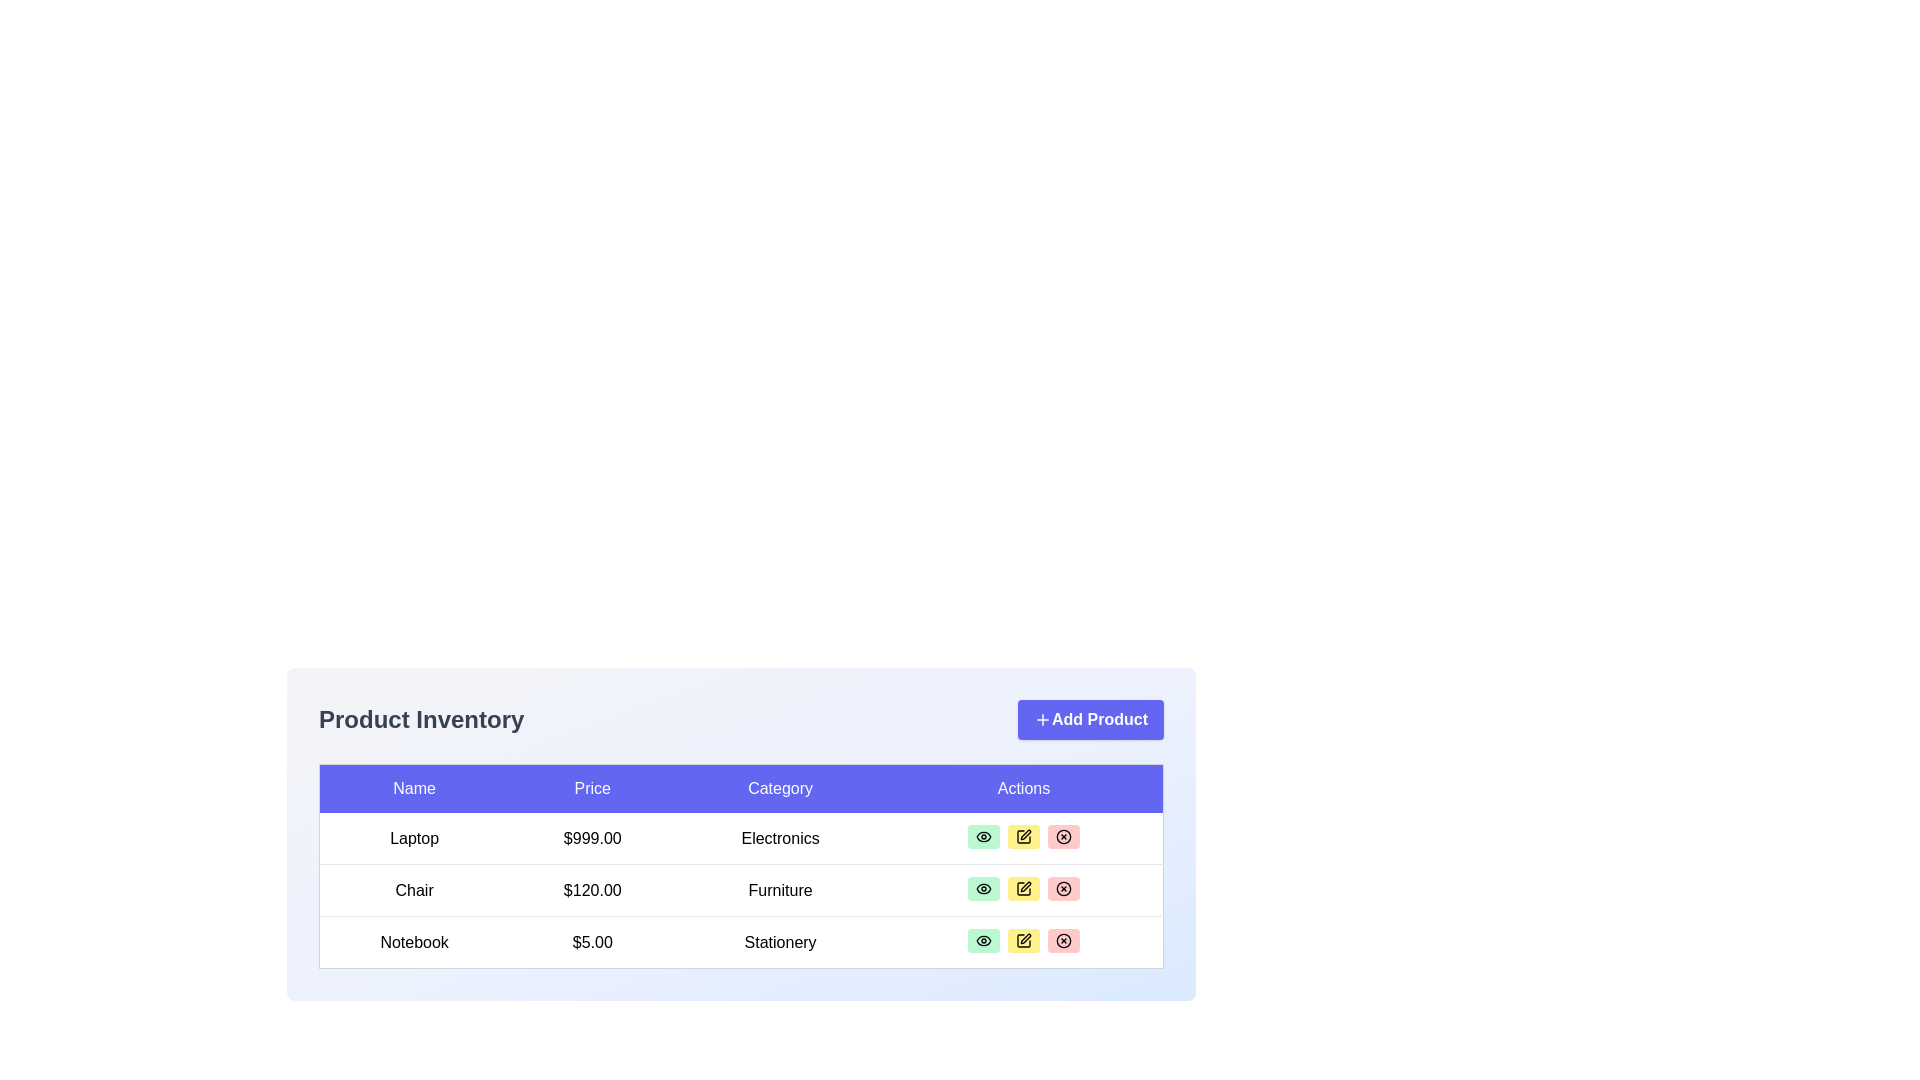  Describe the element at coordinates (1062, 887) in the screenshot. I see `the delete button for the 'Chair' product entry in the actions column of the table` at that location.